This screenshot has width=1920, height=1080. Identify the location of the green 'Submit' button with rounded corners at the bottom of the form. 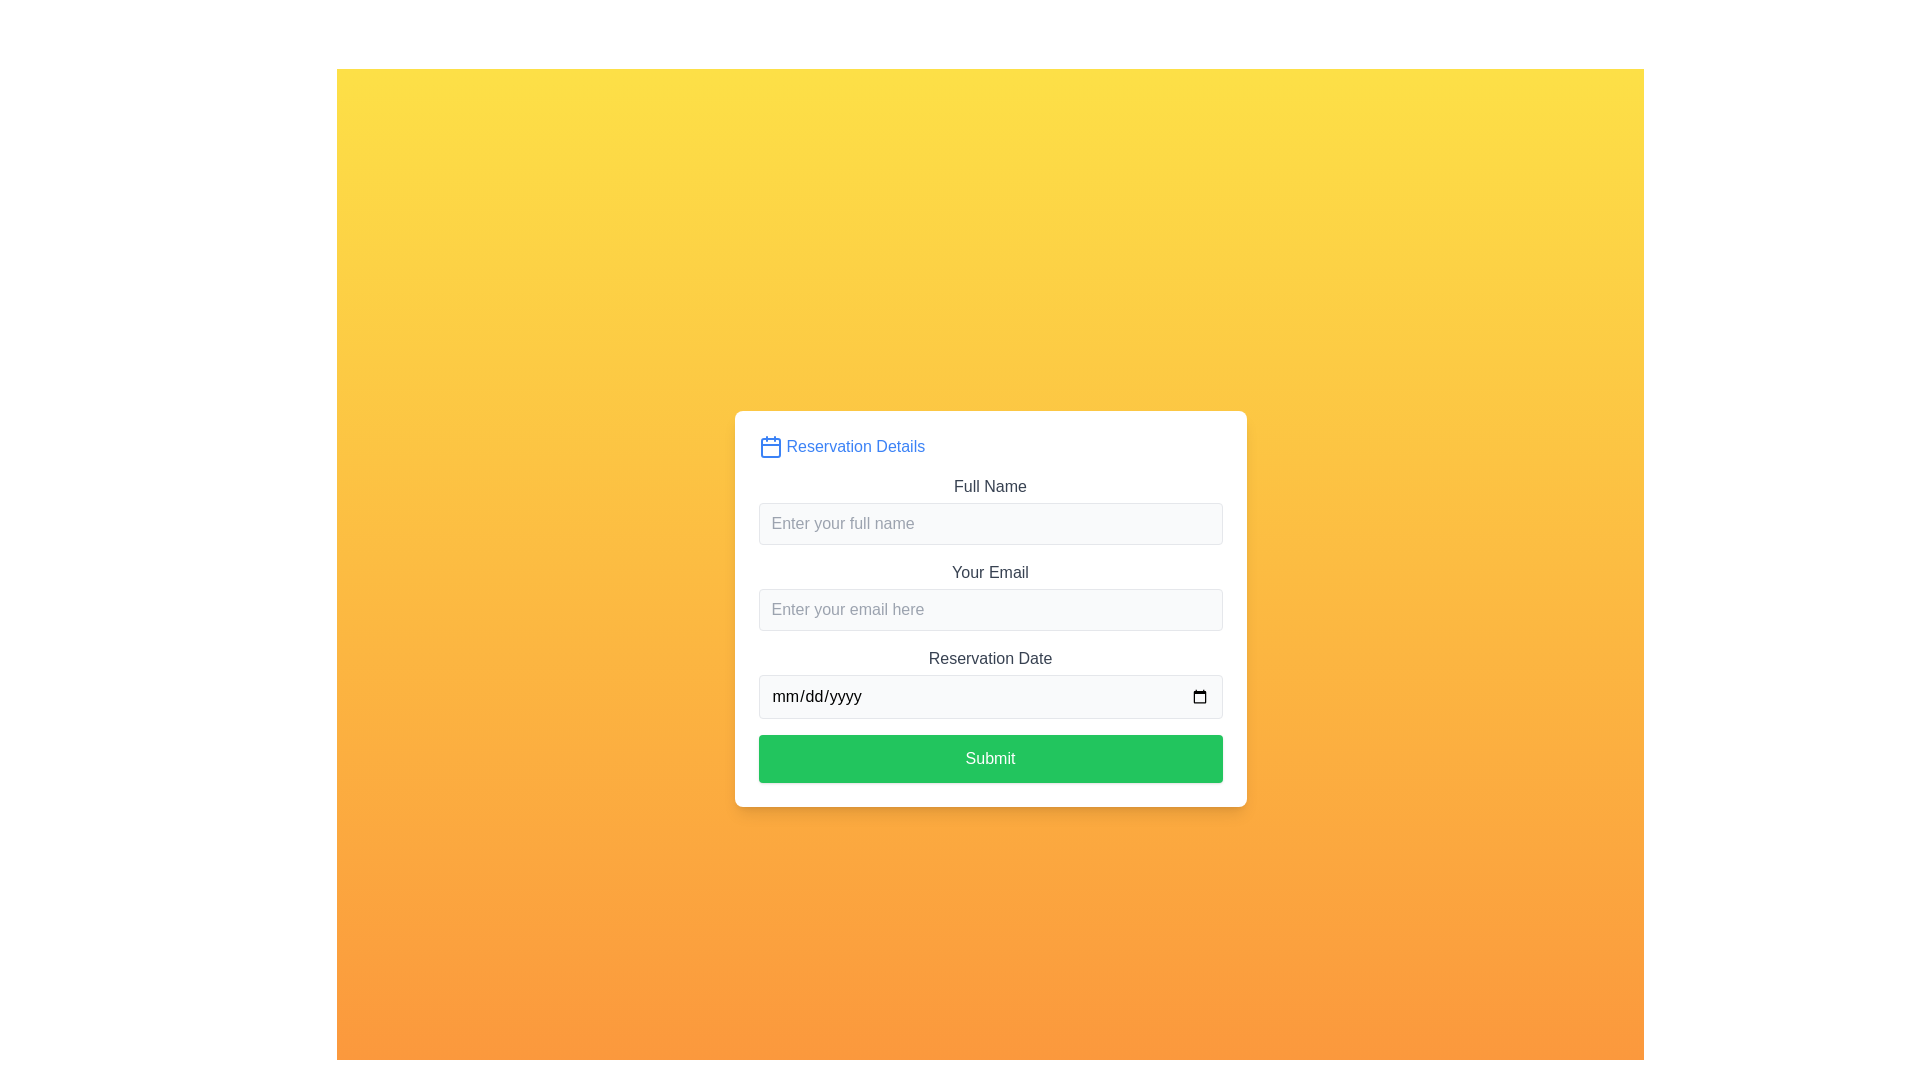
(990, 759).